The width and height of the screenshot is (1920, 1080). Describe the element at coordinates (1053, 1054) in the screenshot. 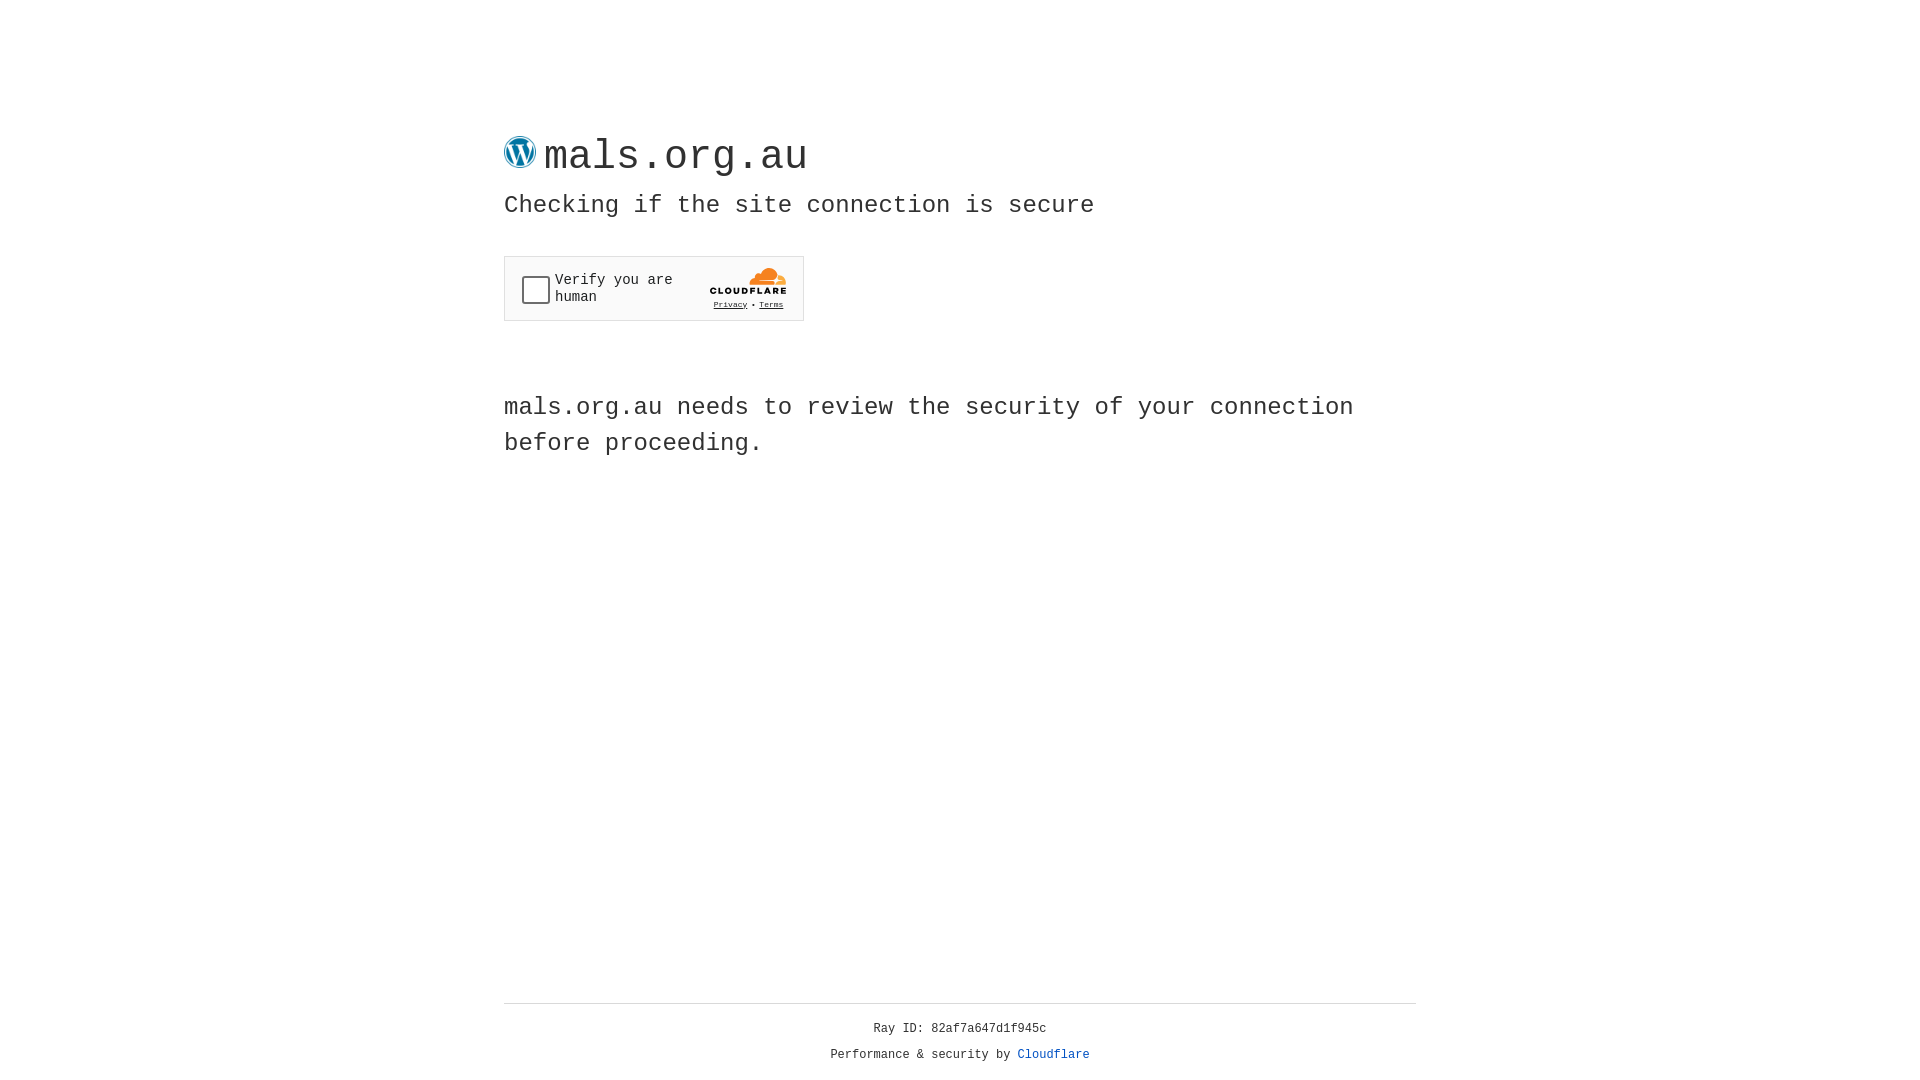

I see `'Cloudflare'` at that location.